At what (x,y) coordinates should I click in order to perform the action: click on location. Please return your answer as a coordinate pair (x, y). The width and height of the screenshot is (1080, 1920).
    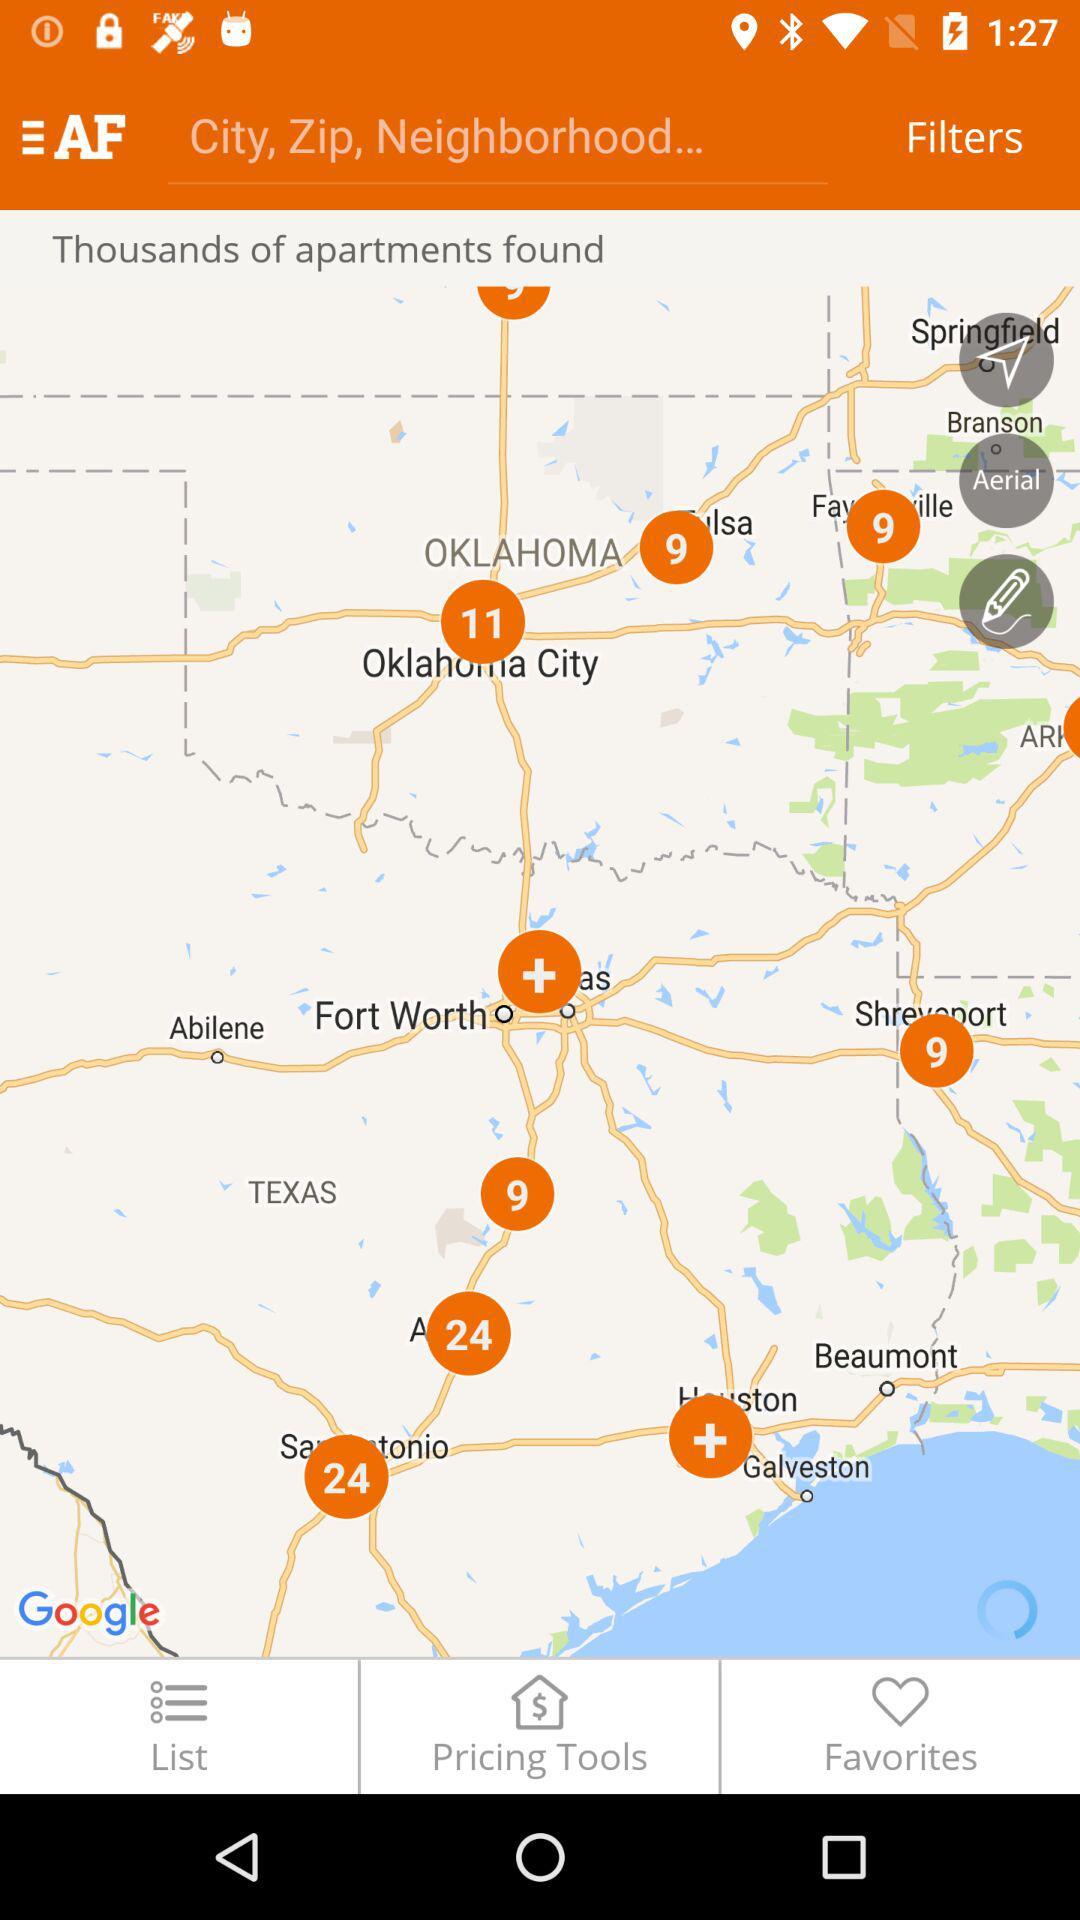
    Looking at the image, I should click on (1006, 360).